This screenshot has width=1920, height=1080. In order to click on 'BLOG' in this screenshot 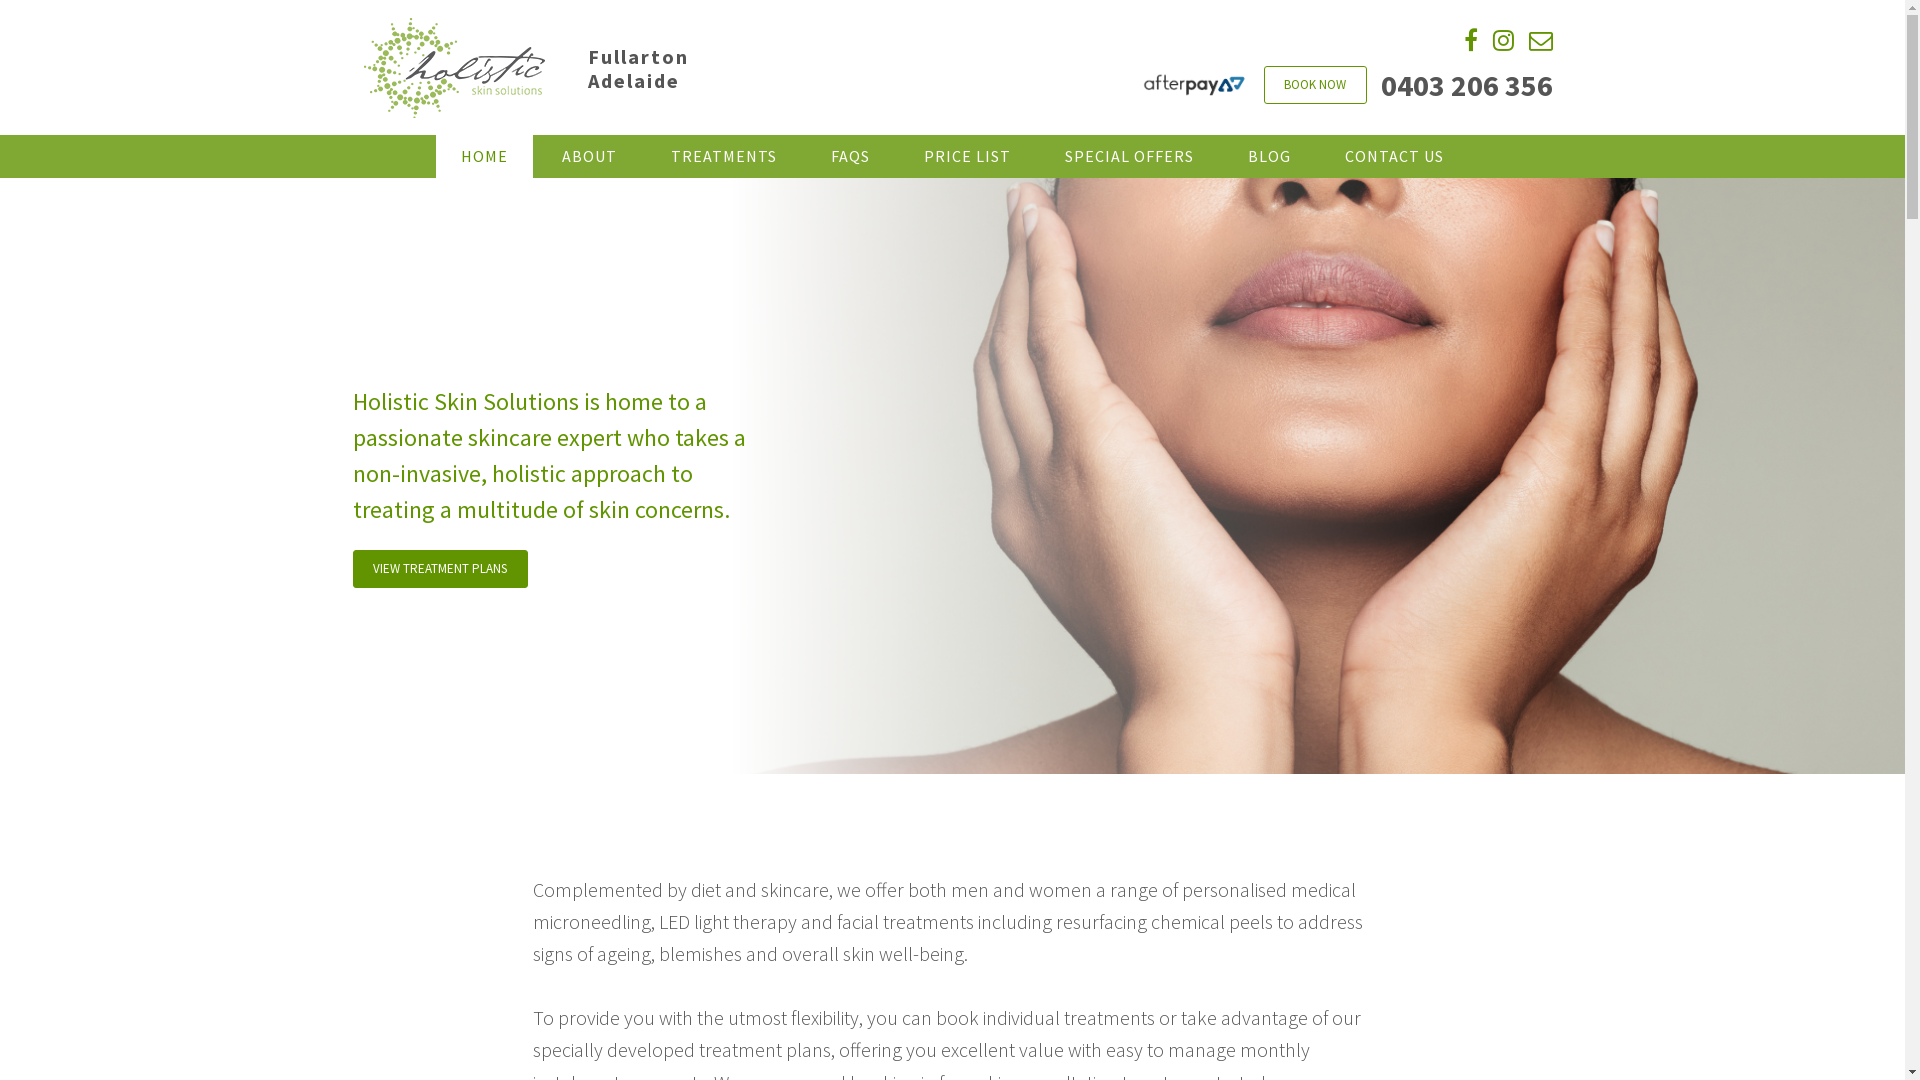, I will do `click(1268, 155)`.